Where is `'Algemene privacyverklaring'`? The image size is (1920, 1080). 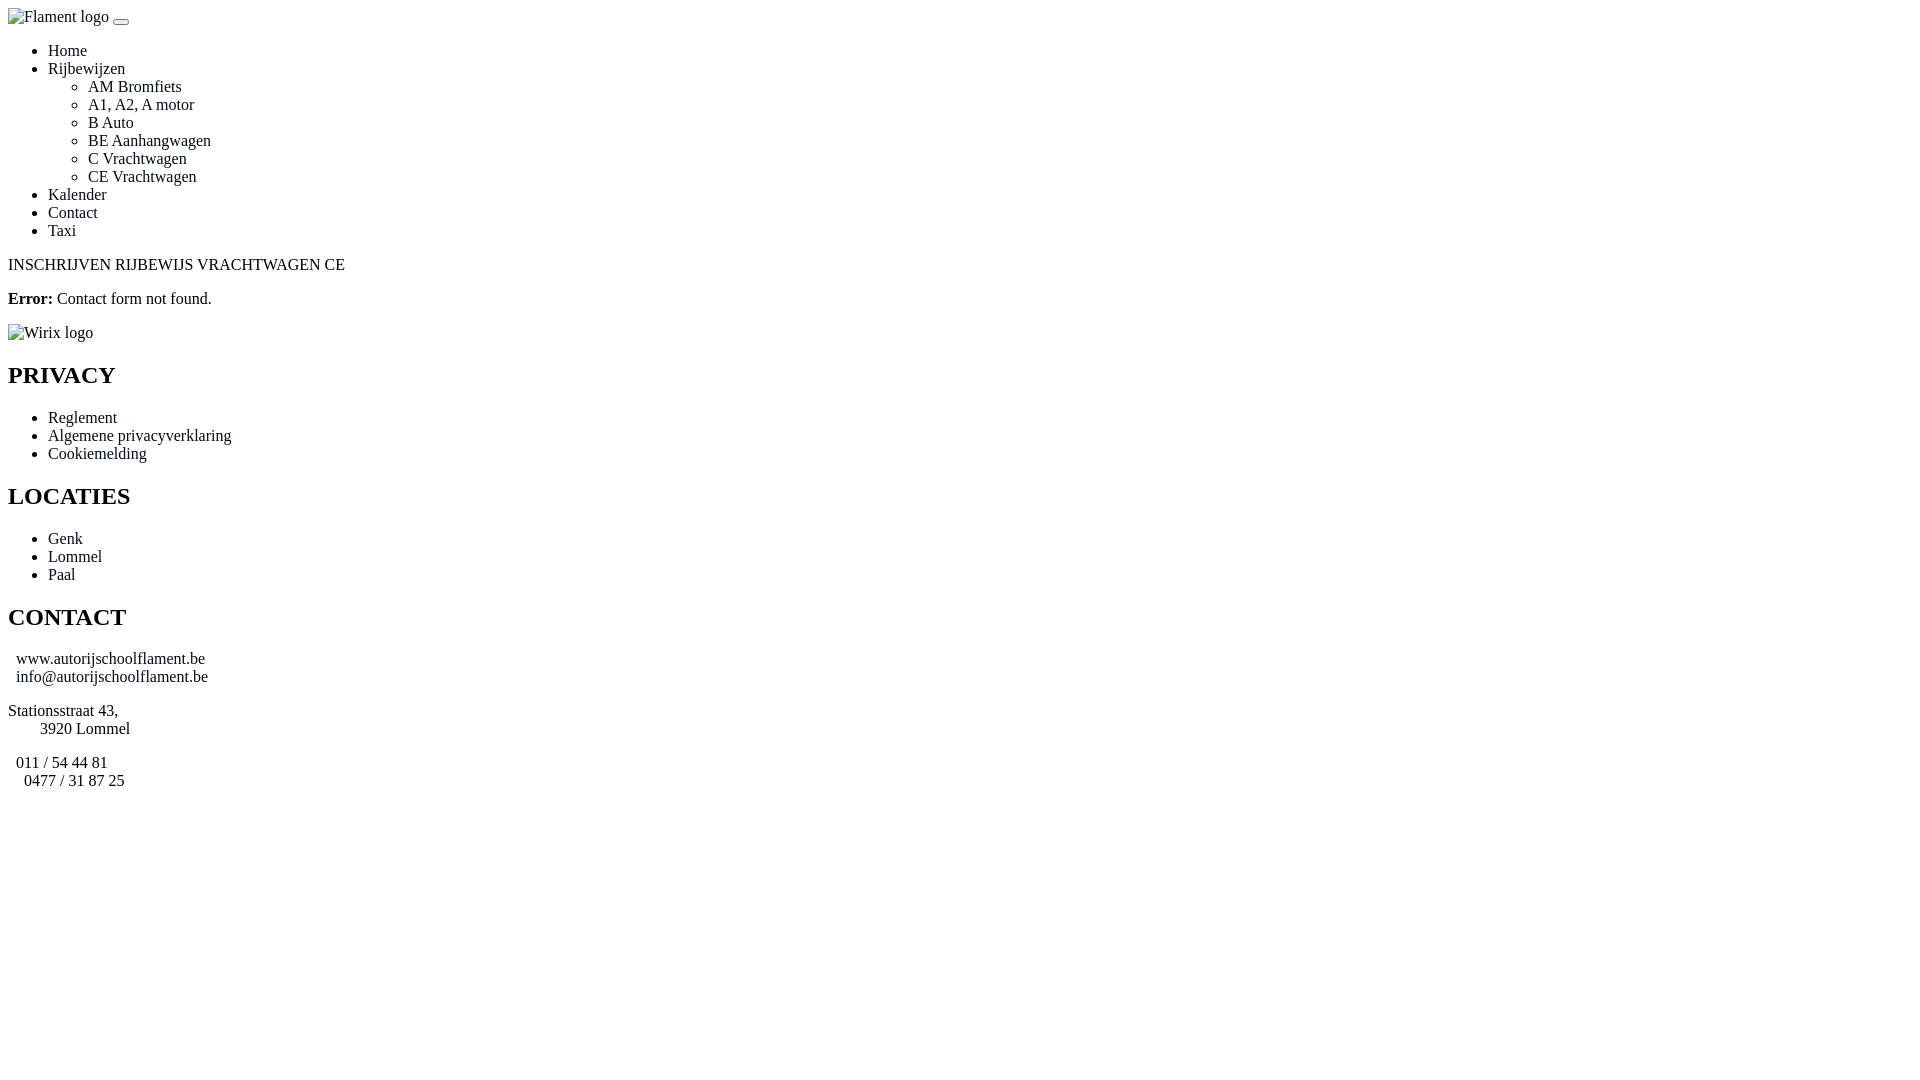 'Algemene privacyverklaring' is located at coordinates (48, 434).